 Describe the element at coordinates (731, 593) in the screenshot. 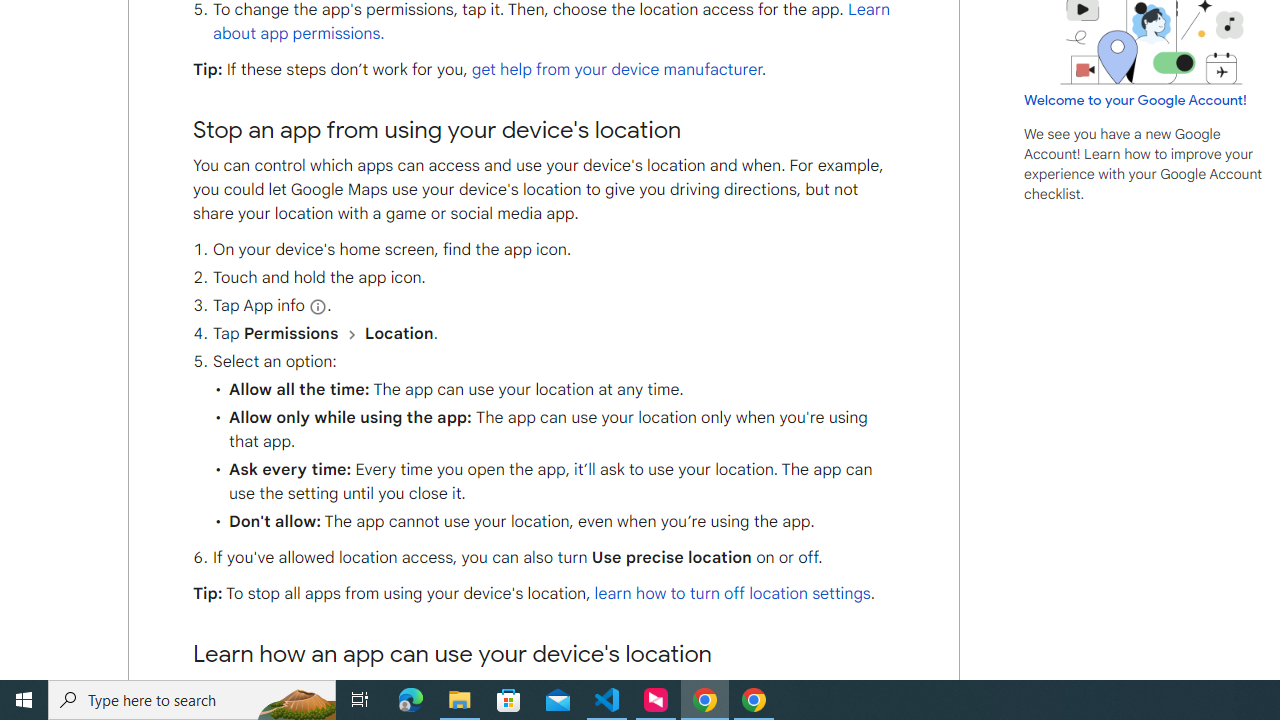

I see `'learn how to turn off location settings'` at that location.